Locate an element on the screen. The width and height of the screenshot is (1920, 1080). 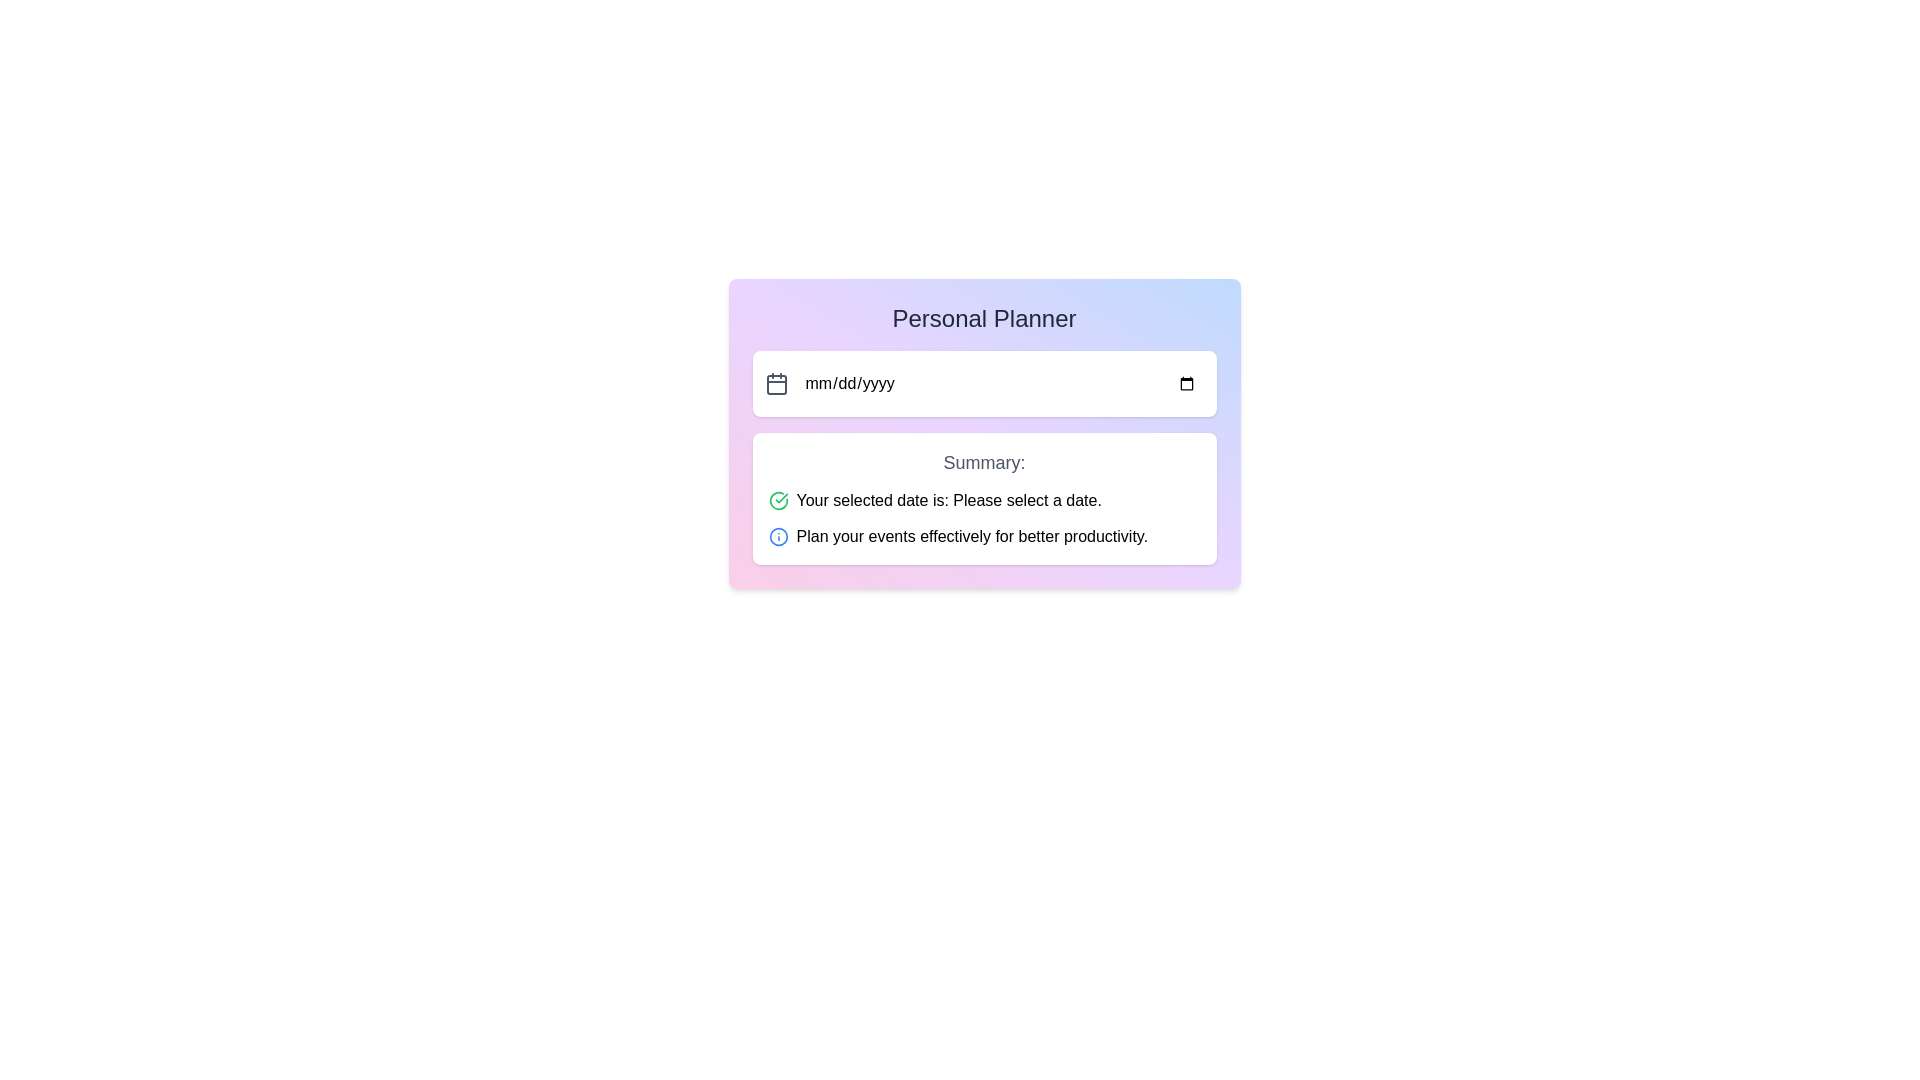
the icon located to the left of the text 'Plan your events effectively for better productivity.' in the summary feedback section is located at coordinates (777, 535).